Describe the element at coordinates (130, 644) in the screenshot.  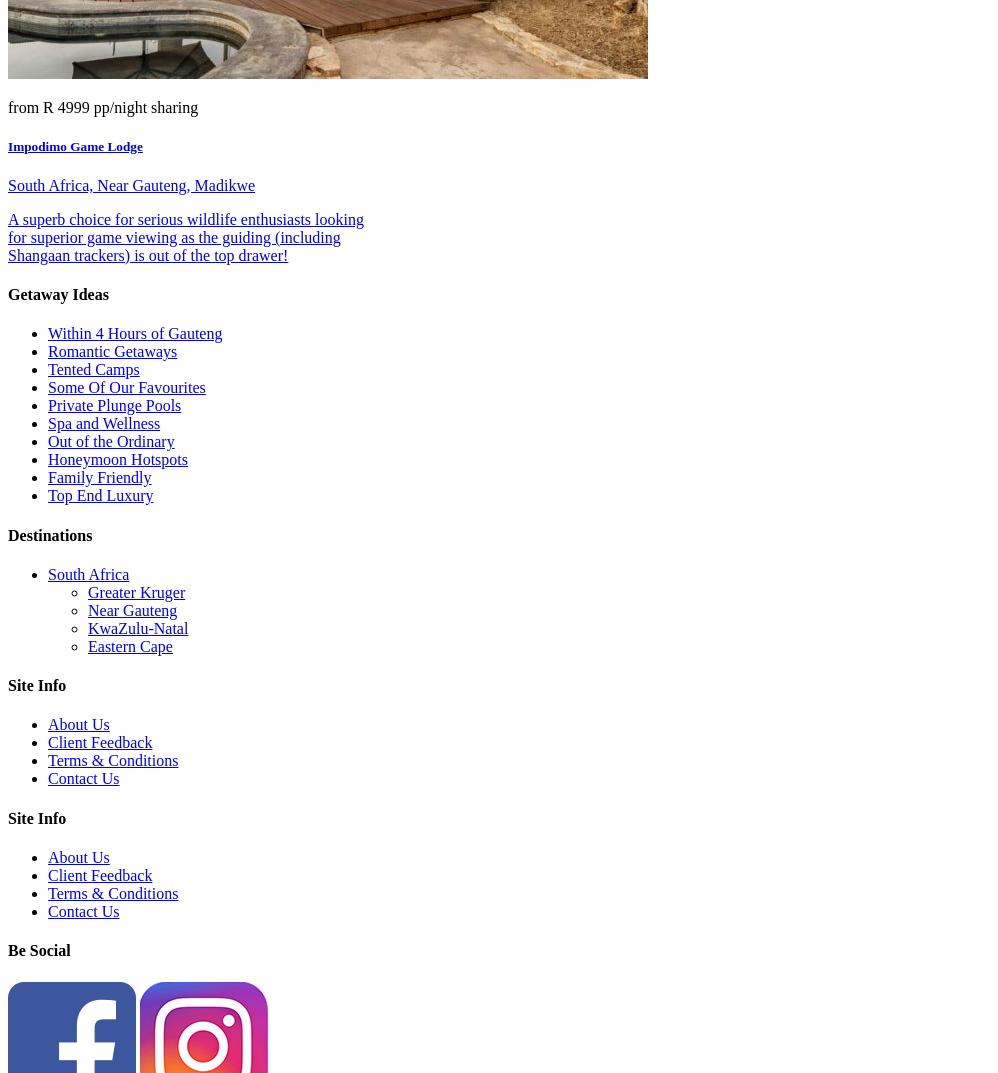
I see `'Eastern Cape'` at that location.